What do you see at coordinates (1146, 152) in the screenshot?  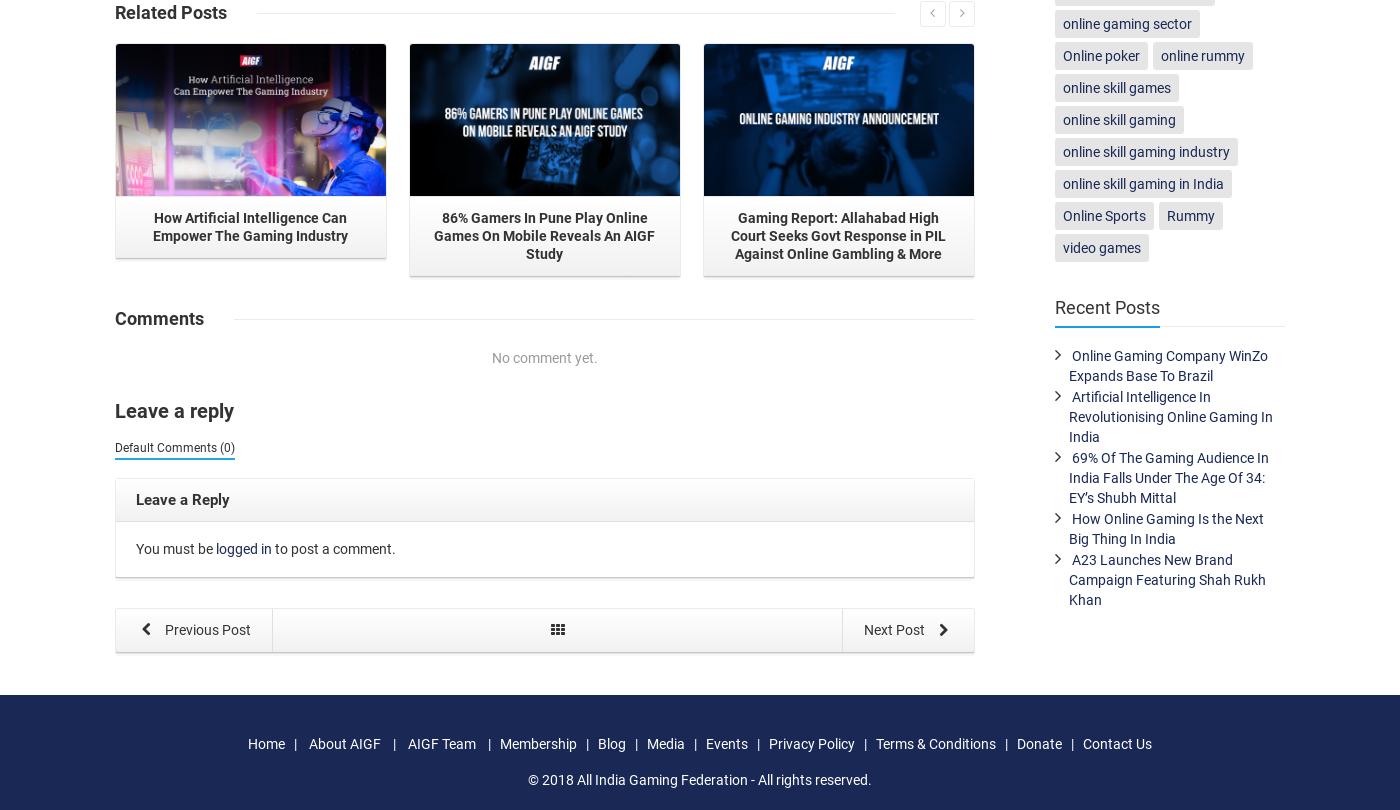 I see `'online skill gaming industry'` at bounding box center [1146, 152].